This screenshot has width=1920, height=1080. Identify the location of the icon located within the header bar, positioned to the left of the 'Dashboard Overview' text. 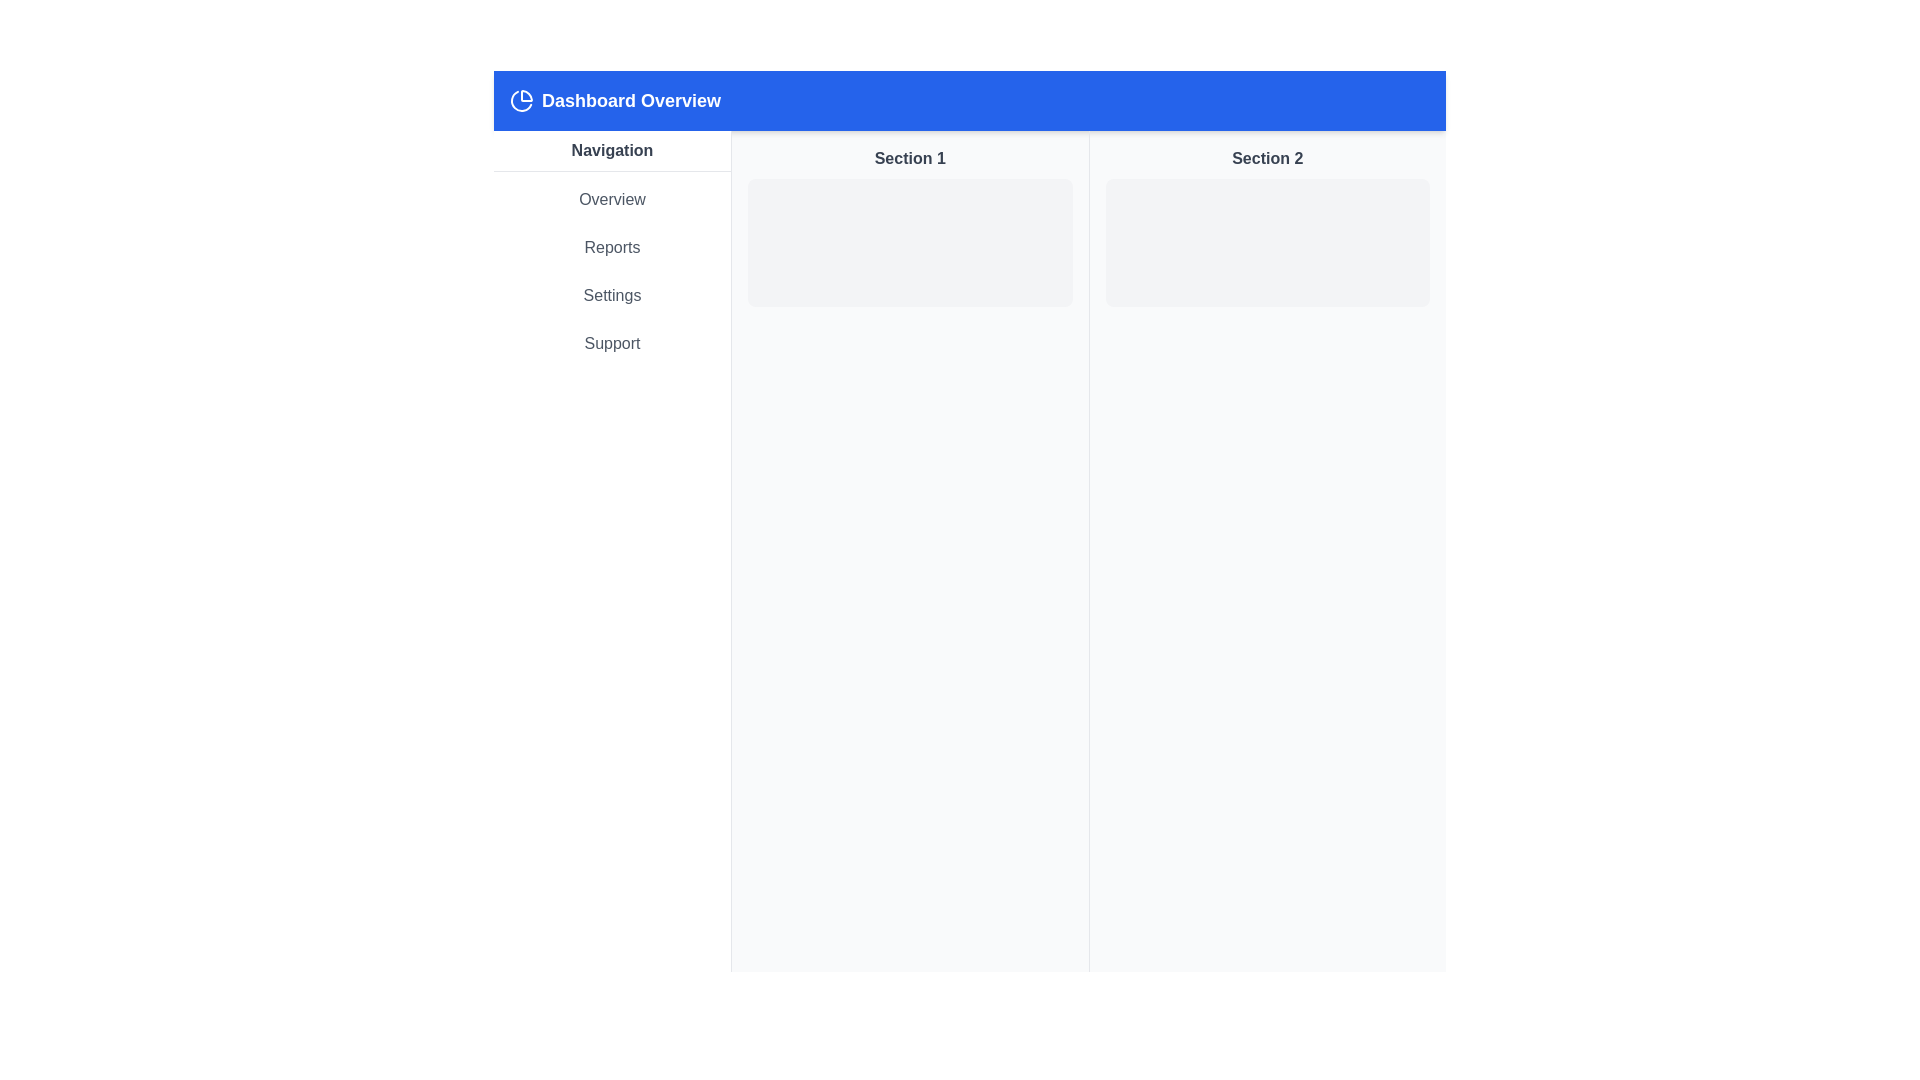
(522, 100).